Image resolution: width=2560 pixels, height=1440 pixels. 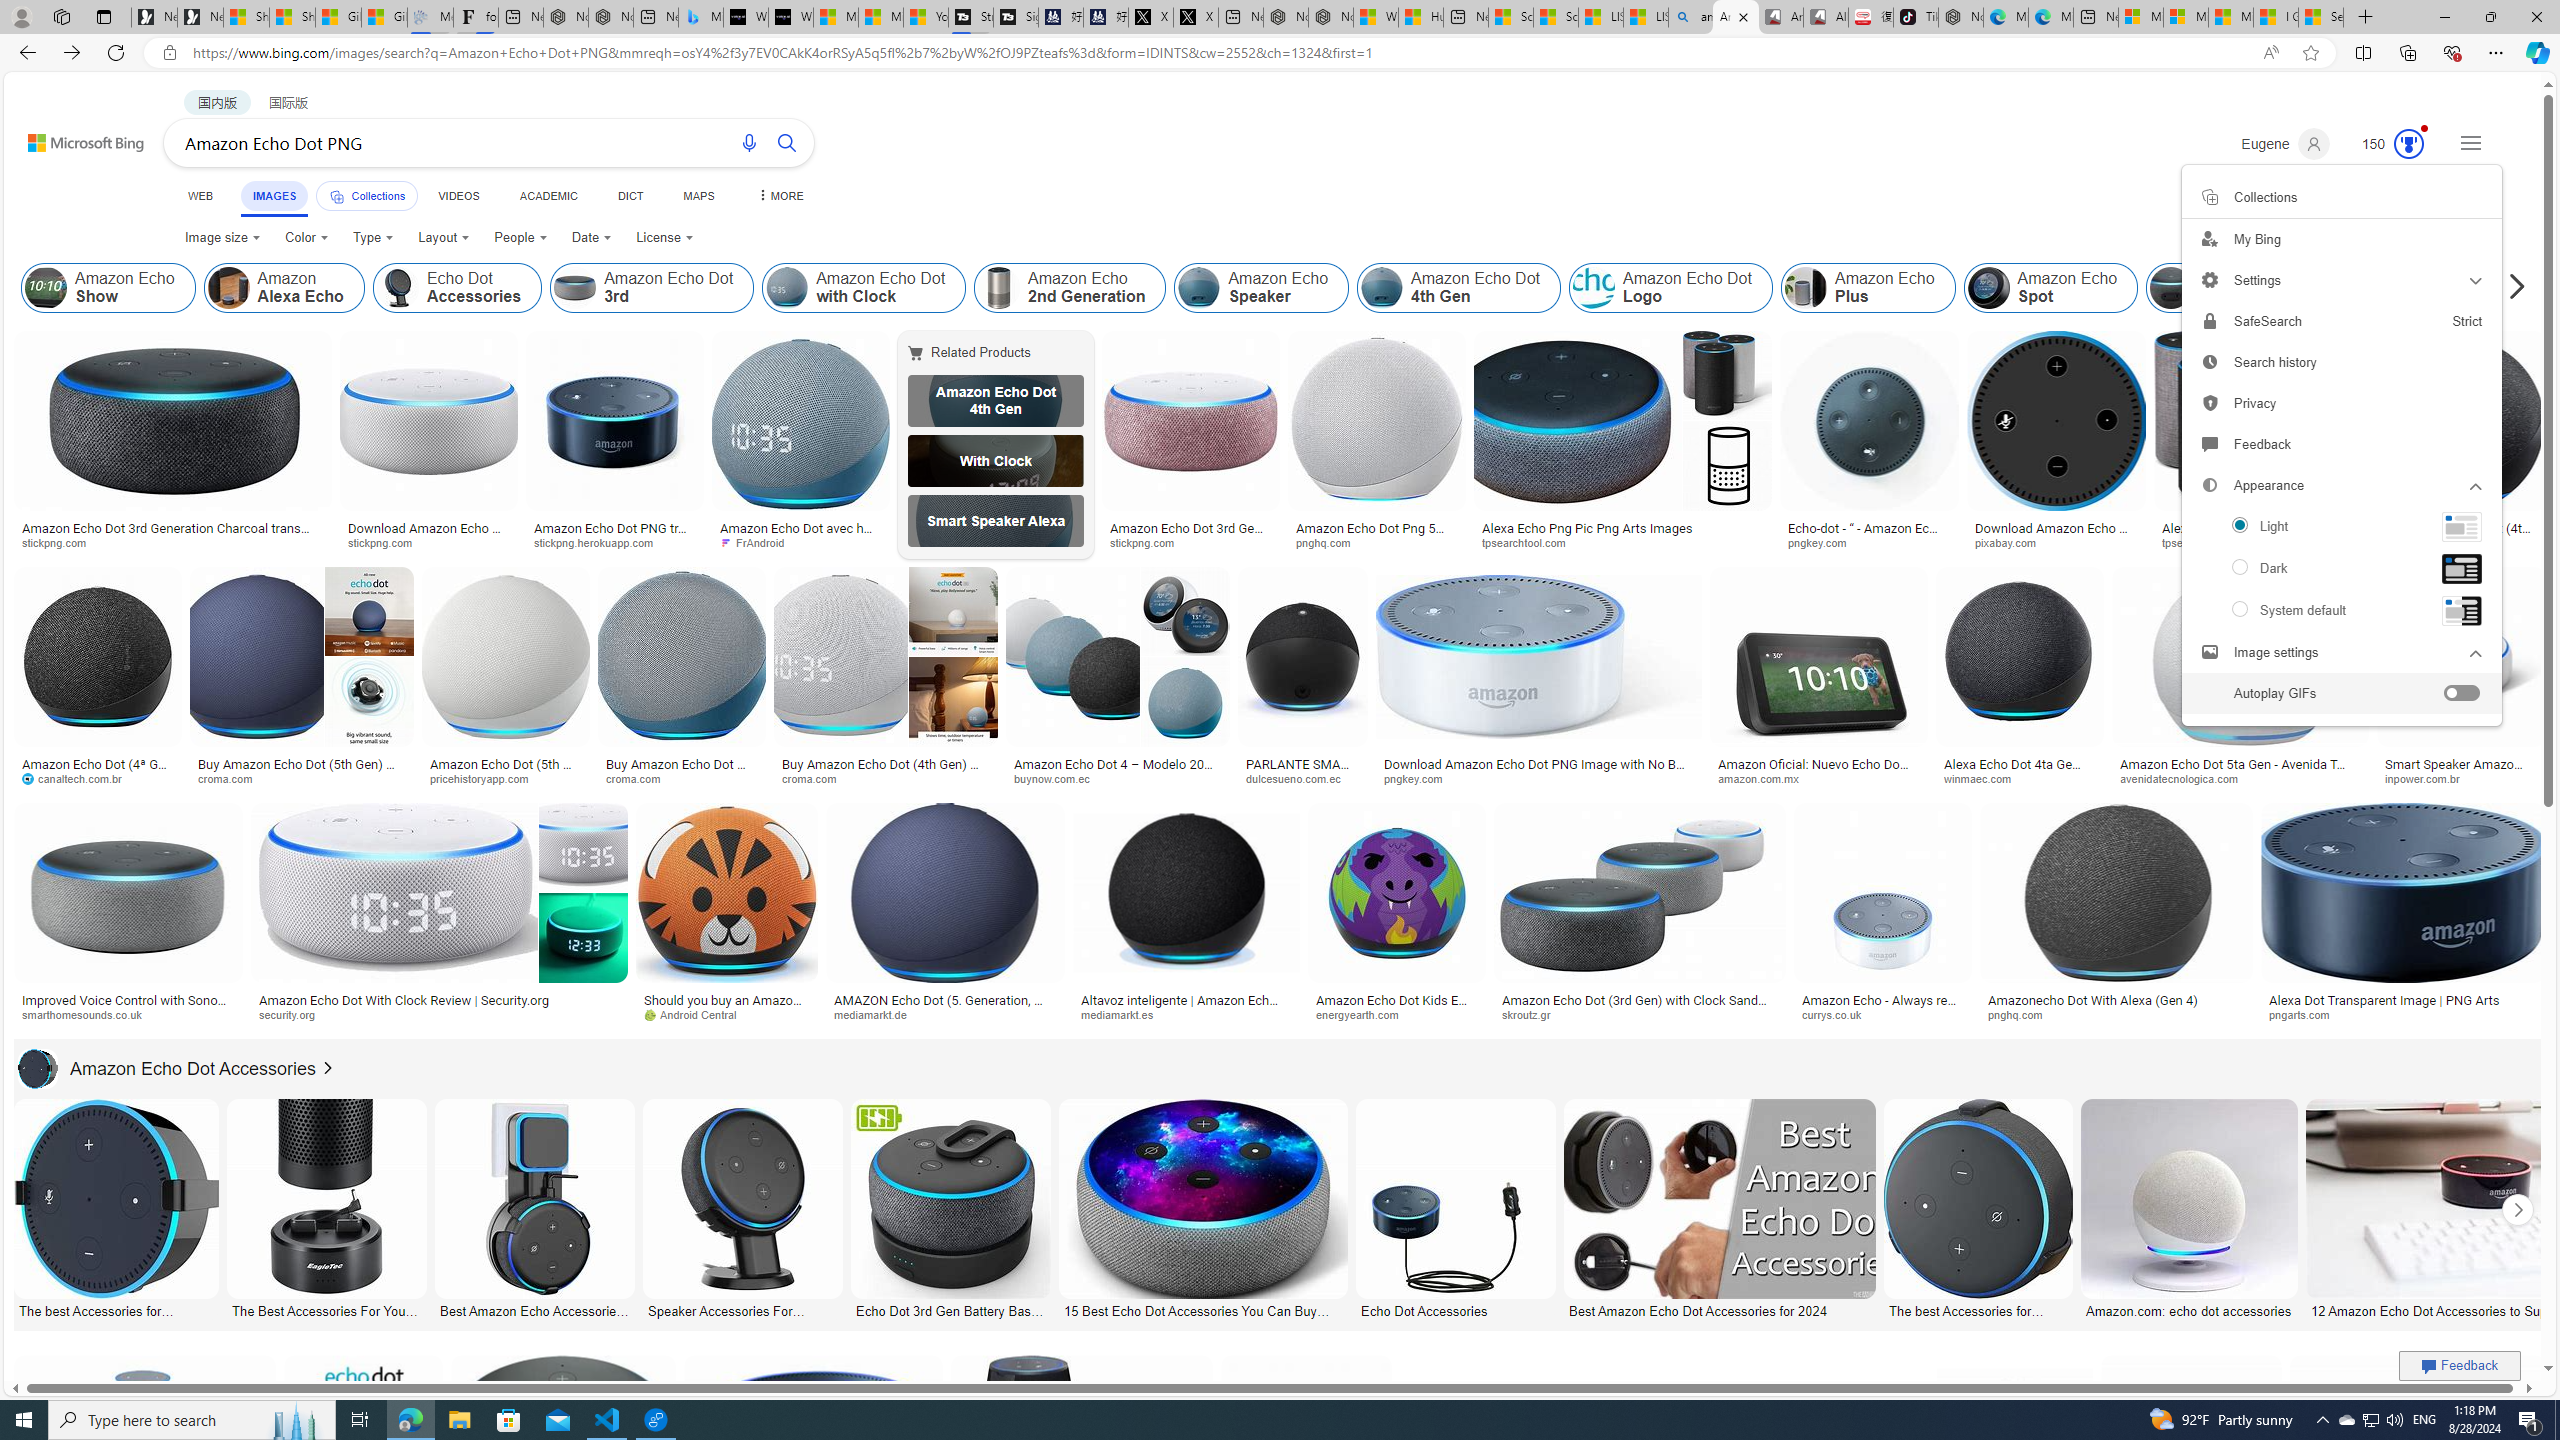 What do you see at coordinates (697, 195) in the screenshot?
I see `'MAPS'` at bounding box center [697, 195].